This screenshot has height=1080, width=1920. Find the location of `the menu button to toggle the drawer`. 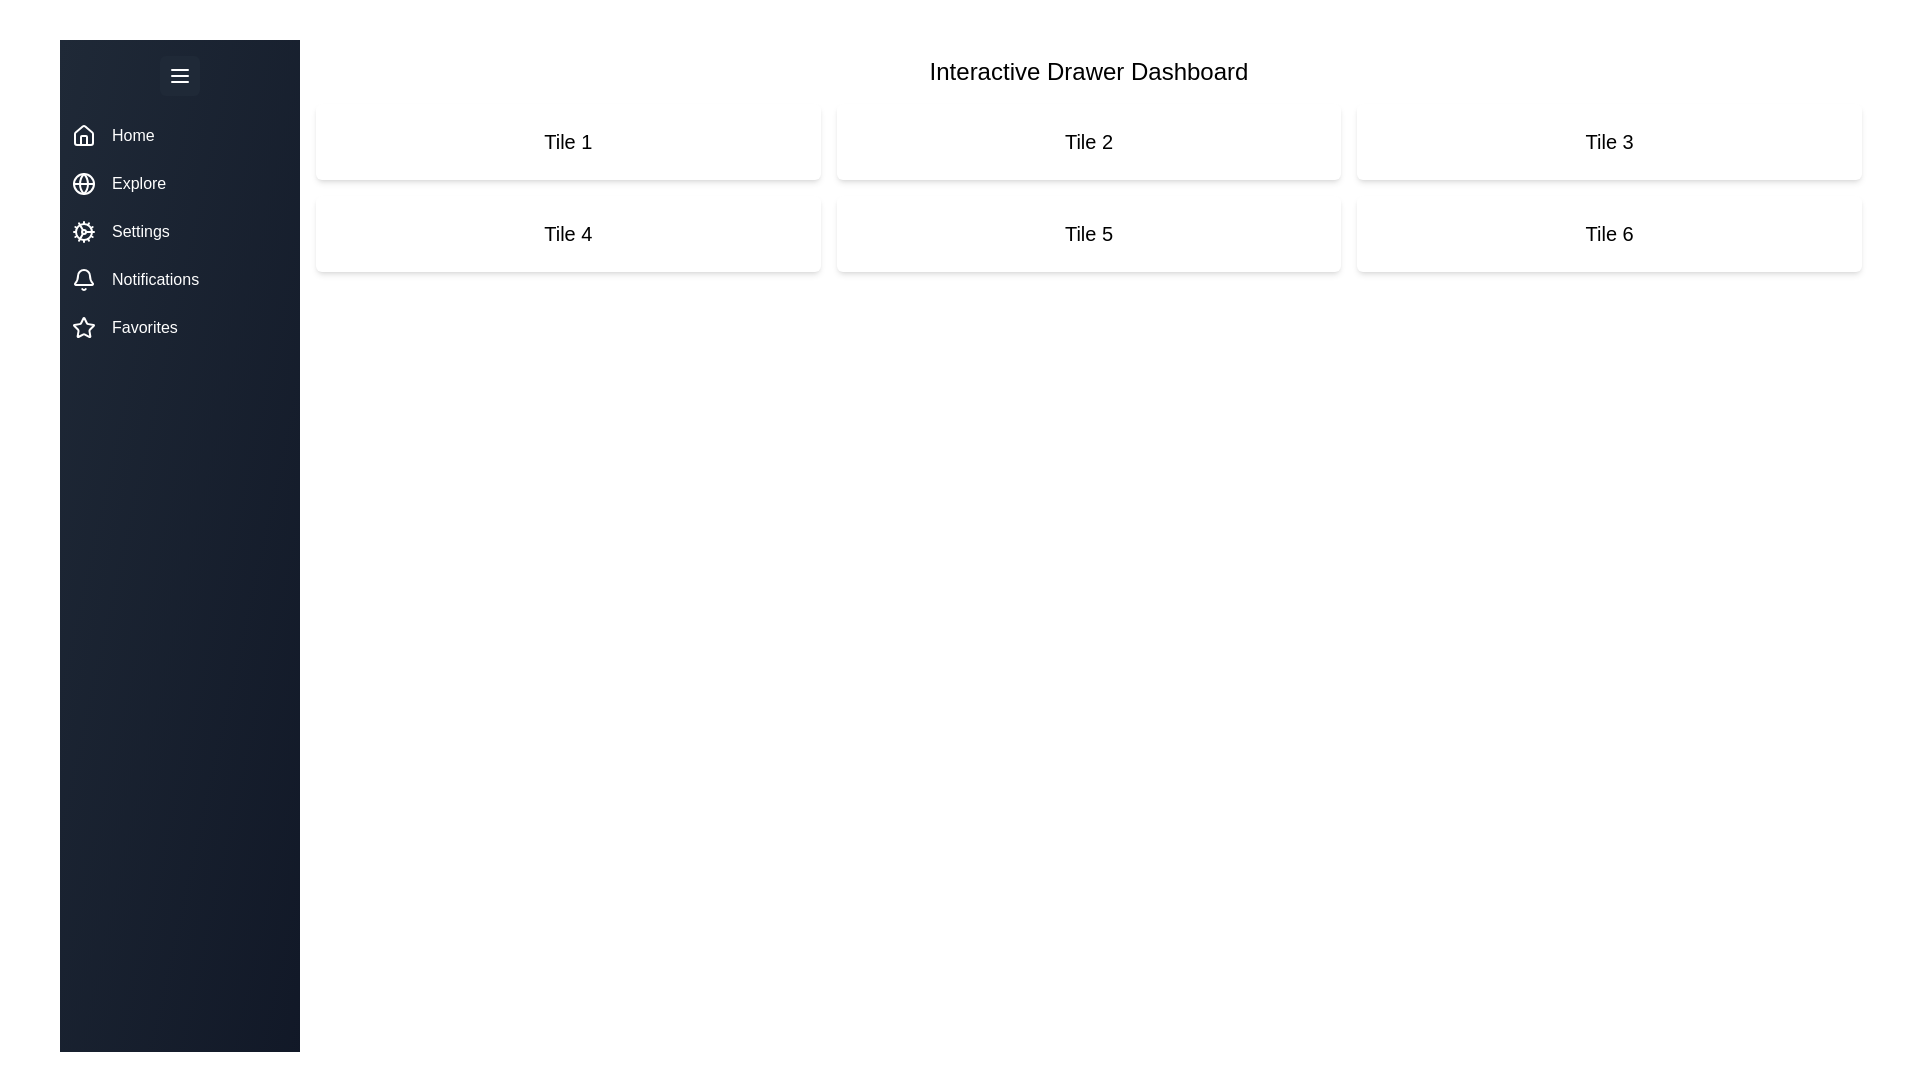

the menu button to toggle the drawer is located at coordinates (180, 75).